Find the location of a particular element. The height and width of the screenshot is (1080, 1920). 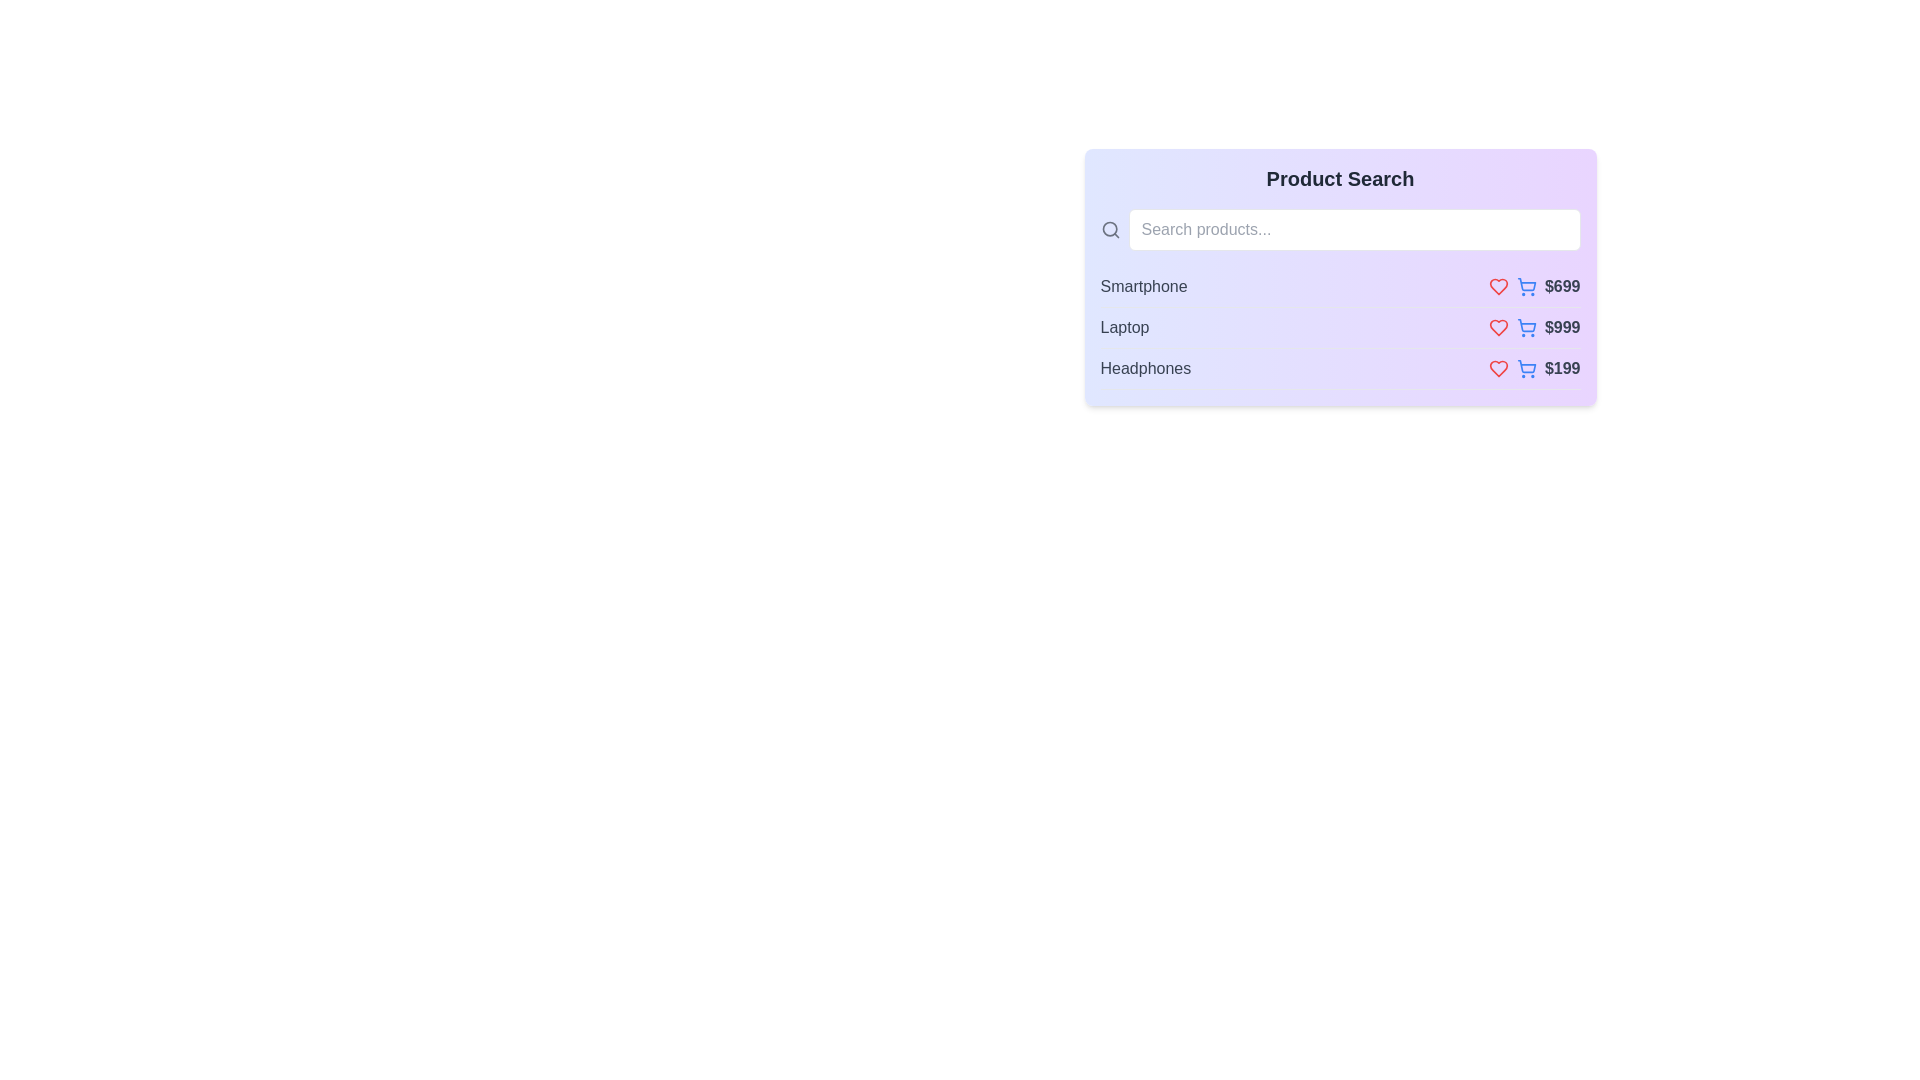

the static text label 'Smartphone' located at the leftmost part of the first row in the product list is located at coordinates (1144, 286).